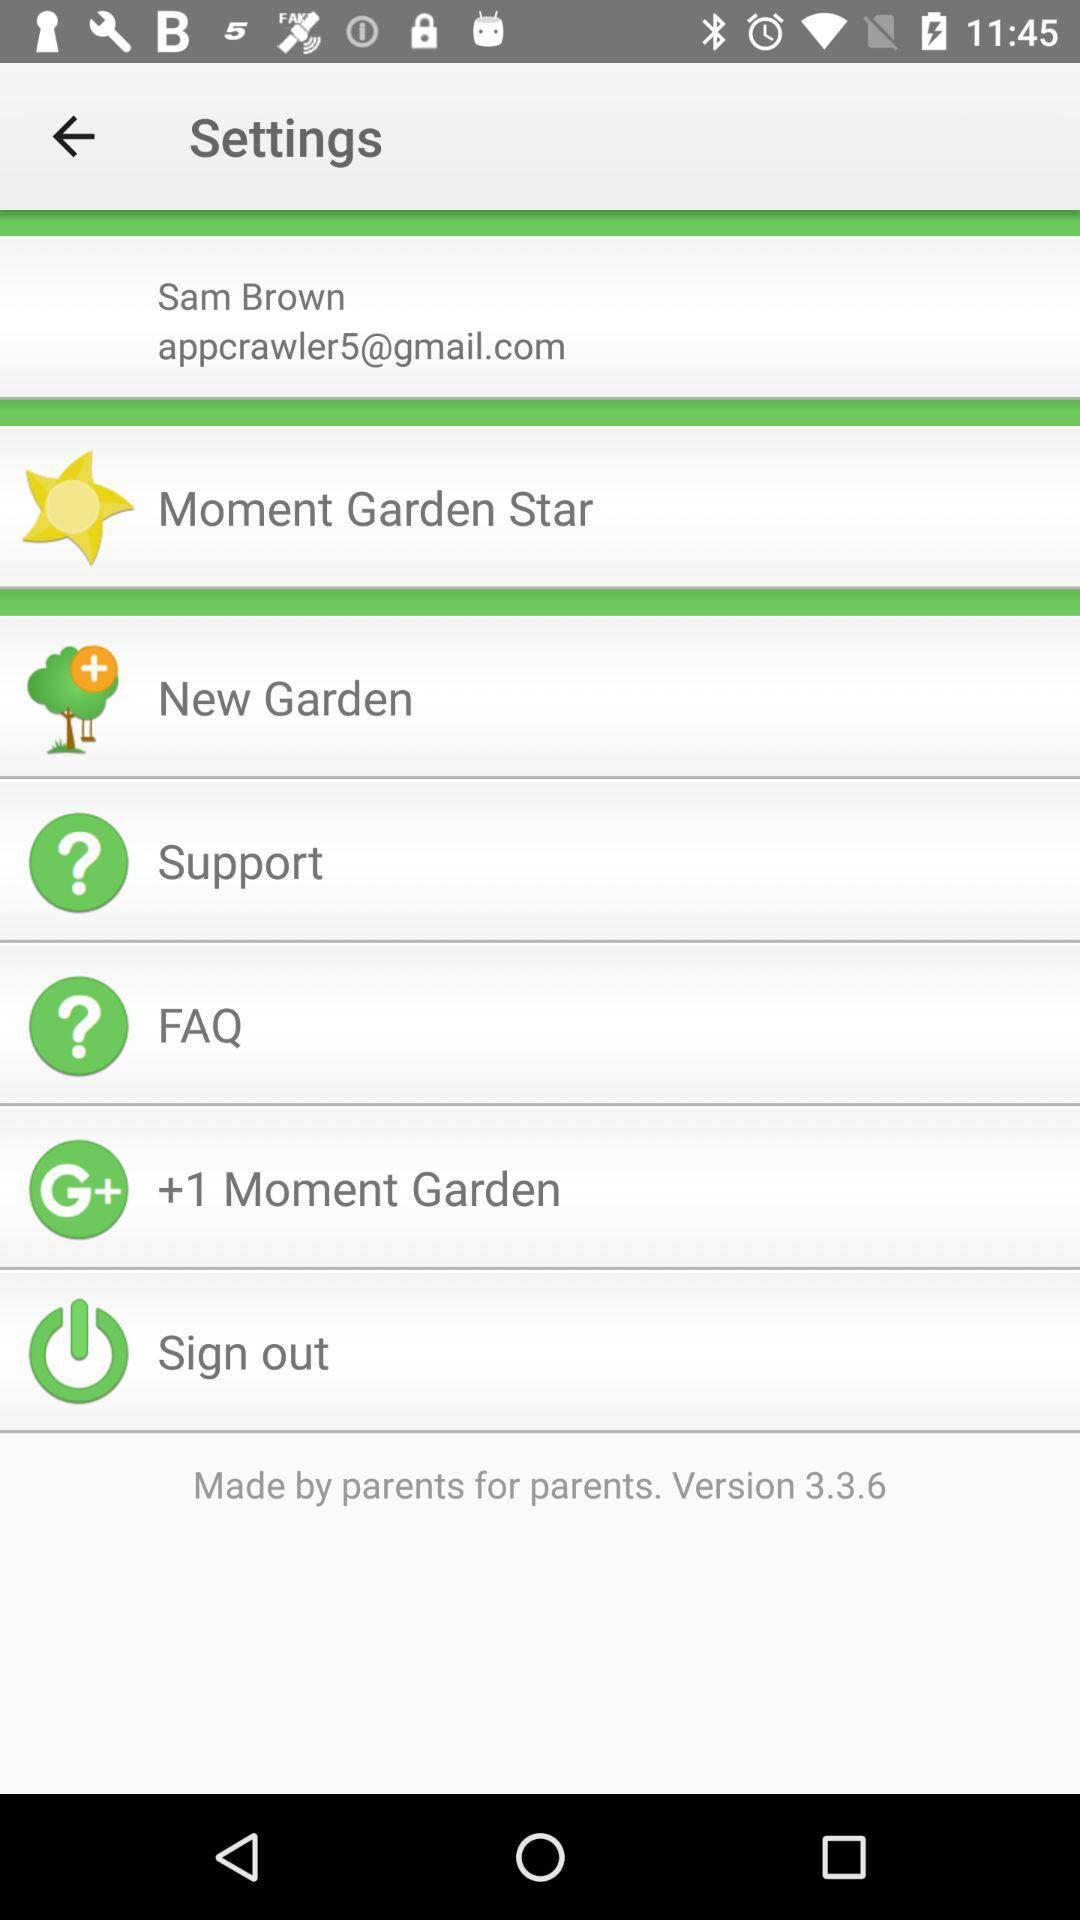  What do you see at coordinates (540, 237) in the screenshot?
I see `the icon below` at bounding box center [540, 237].